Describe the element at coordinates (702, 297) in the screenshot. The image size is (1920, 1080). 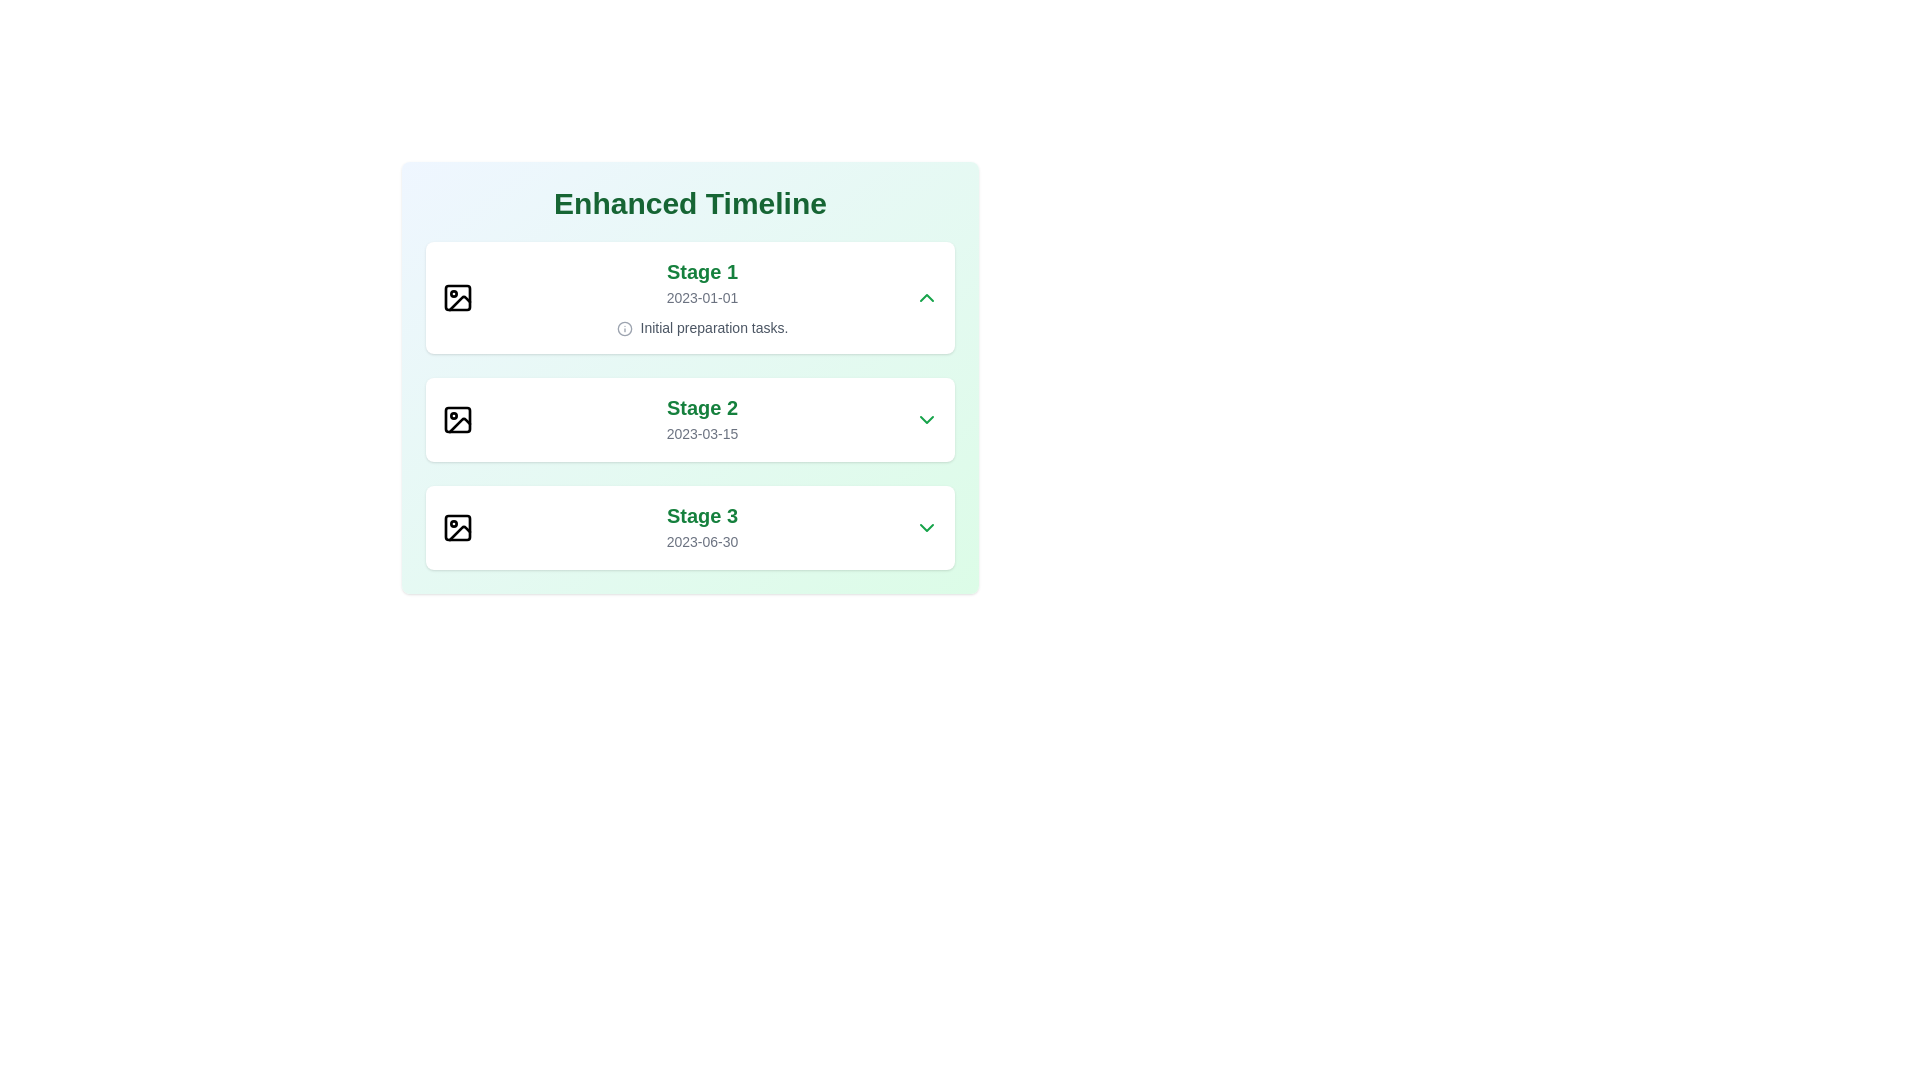
I see `date information displayed in the text label '2023-01-01', which is styled in a small, light gray font and is positioned below the 'Stage 1' header in the timeline layout` at that location.